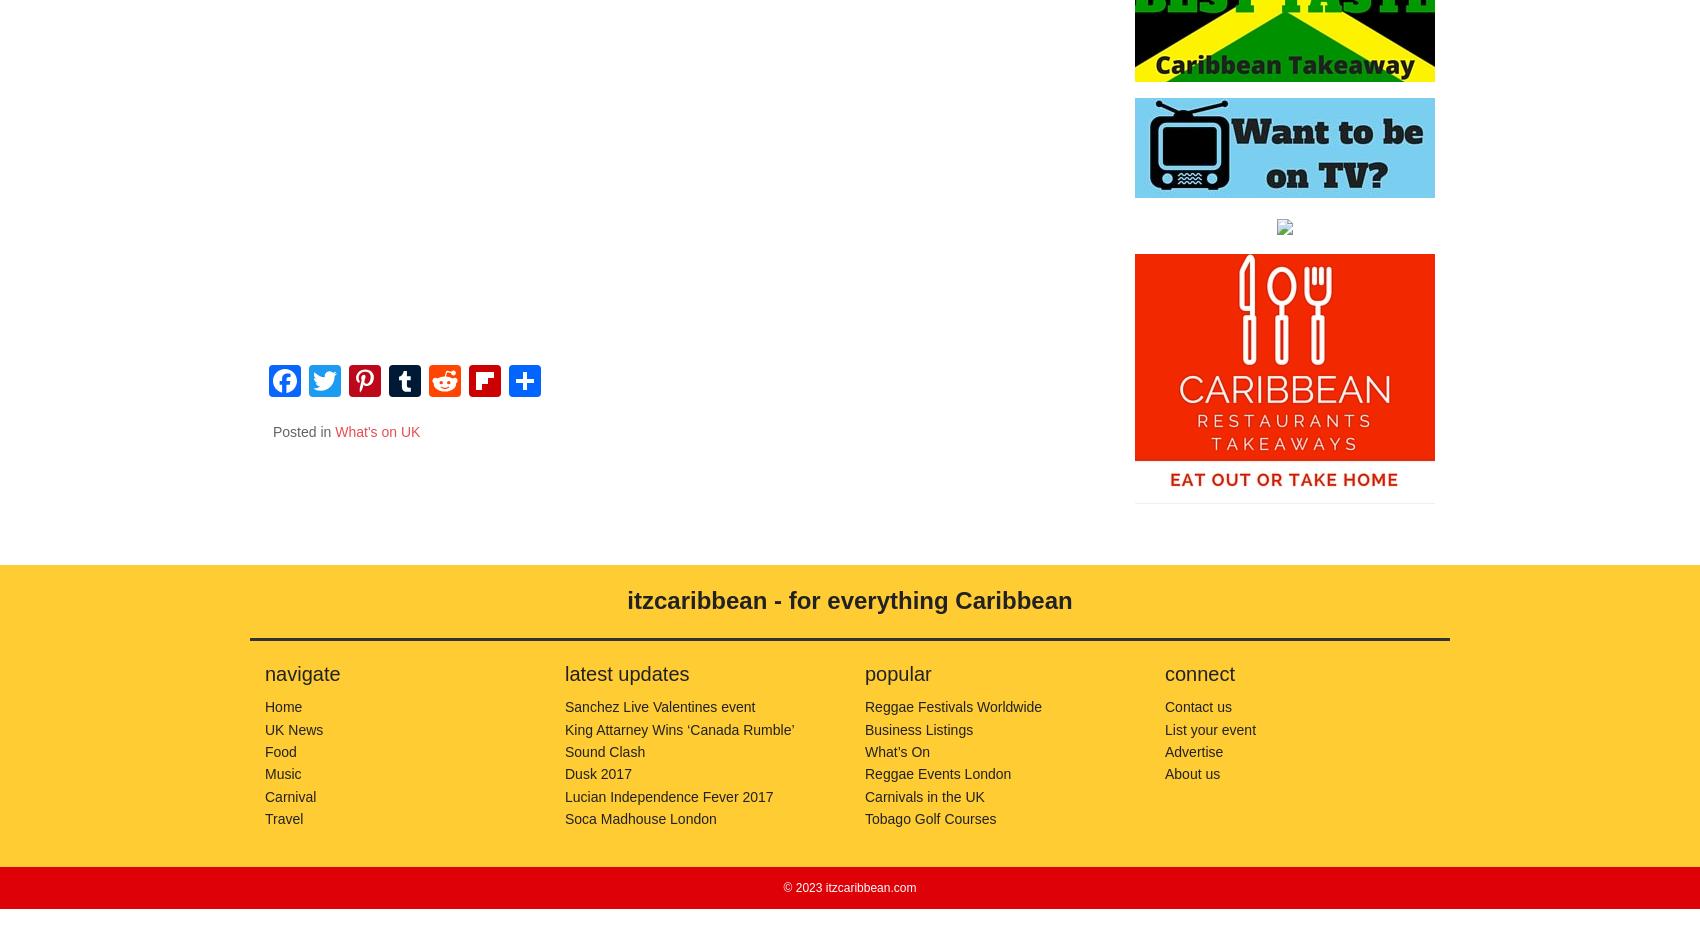  I want to click on 'Food', so click(280, 749).